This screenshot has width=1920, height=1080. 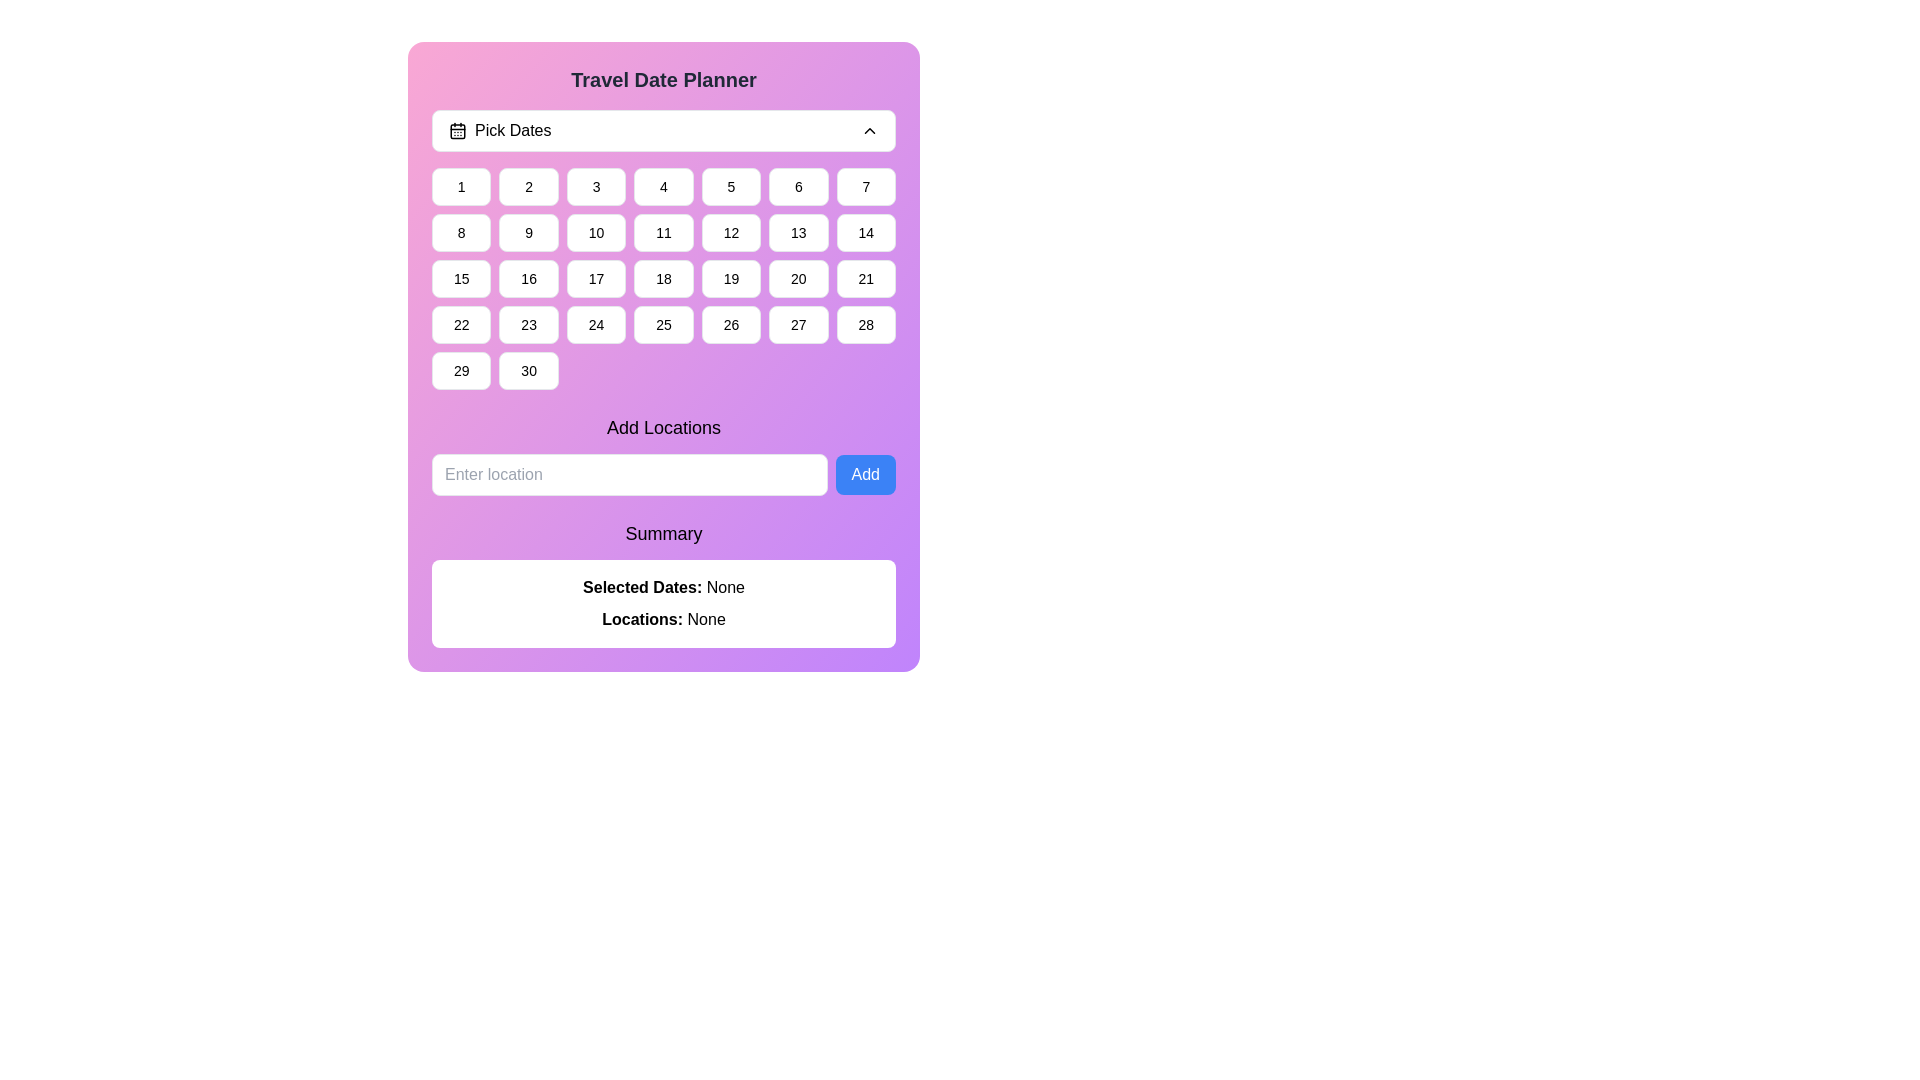 What do you see at coordinates (866, 231) in the screenshot?
I see `the small interactive button featuring the number '14' on a white background` at bounding box center [866, 231].